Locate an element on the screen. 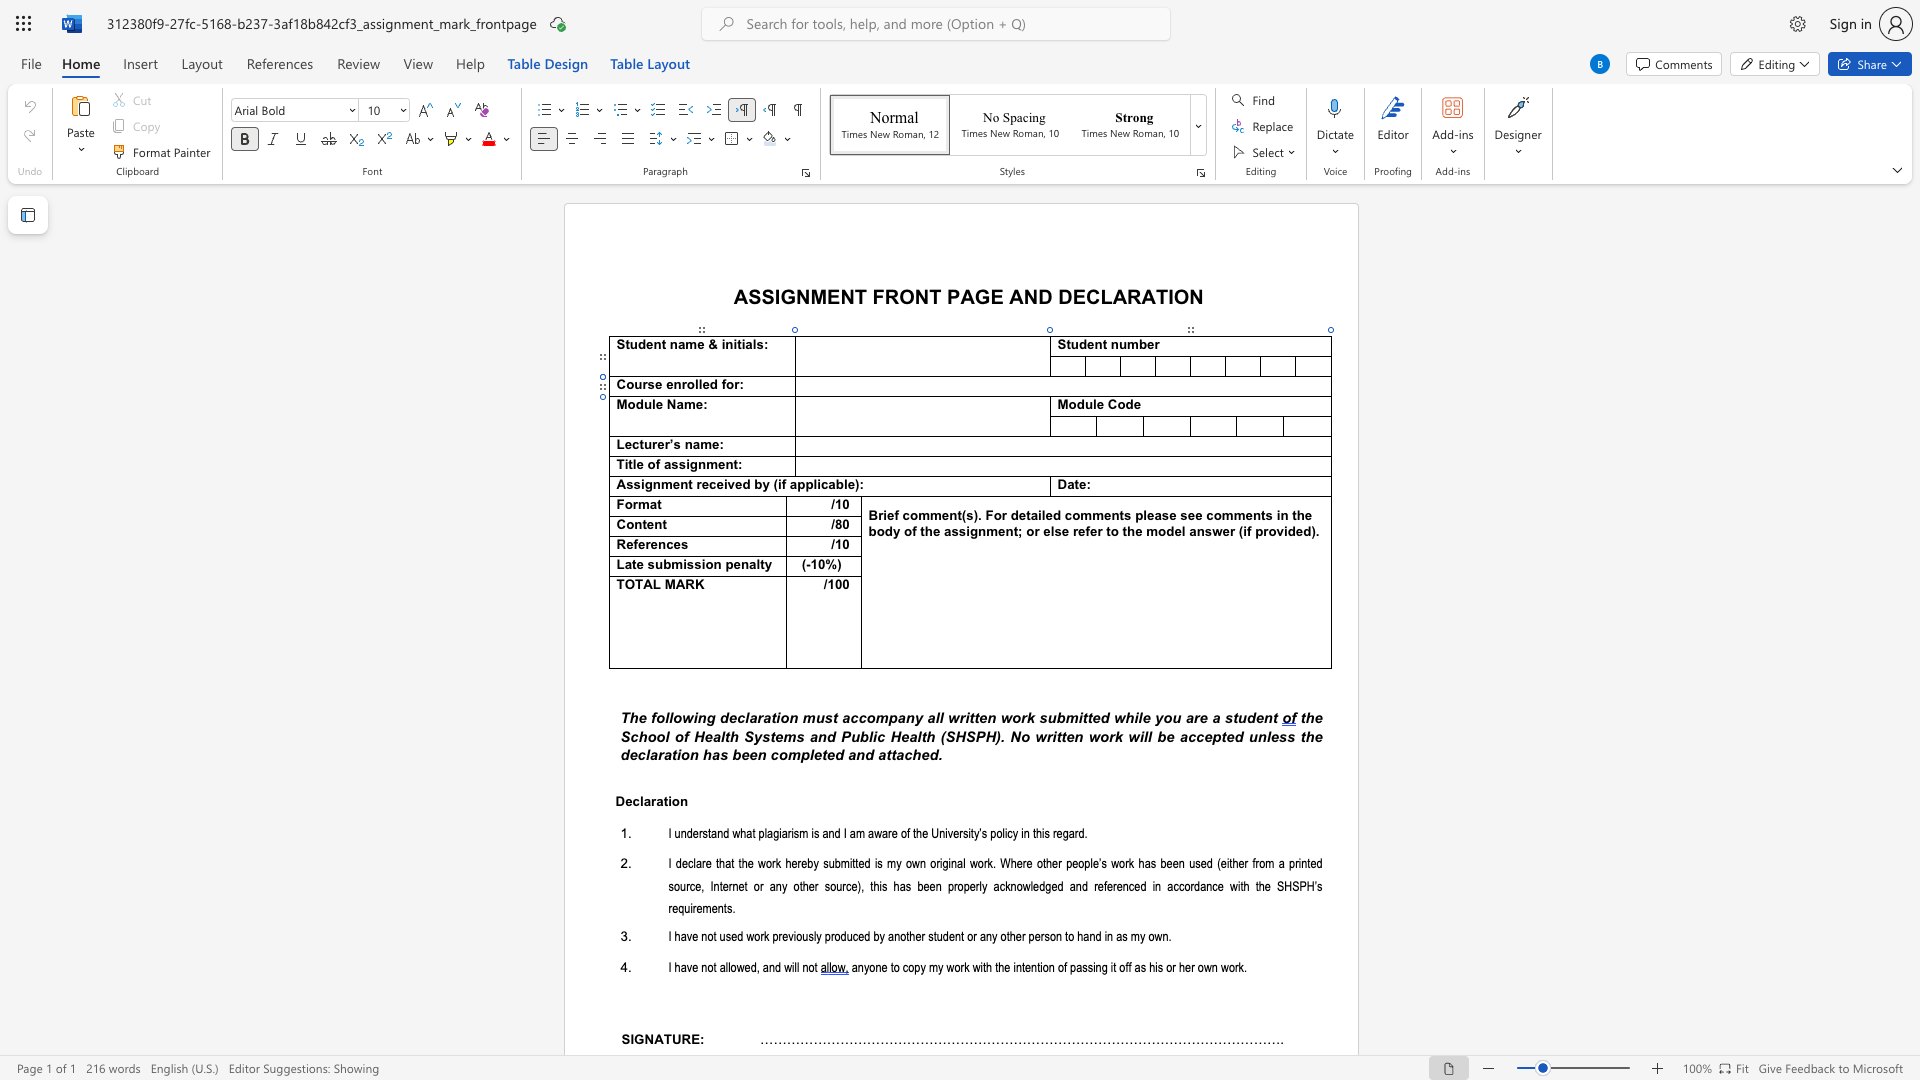  the 1th character "d" in the text is located at coordinates (638, 405).